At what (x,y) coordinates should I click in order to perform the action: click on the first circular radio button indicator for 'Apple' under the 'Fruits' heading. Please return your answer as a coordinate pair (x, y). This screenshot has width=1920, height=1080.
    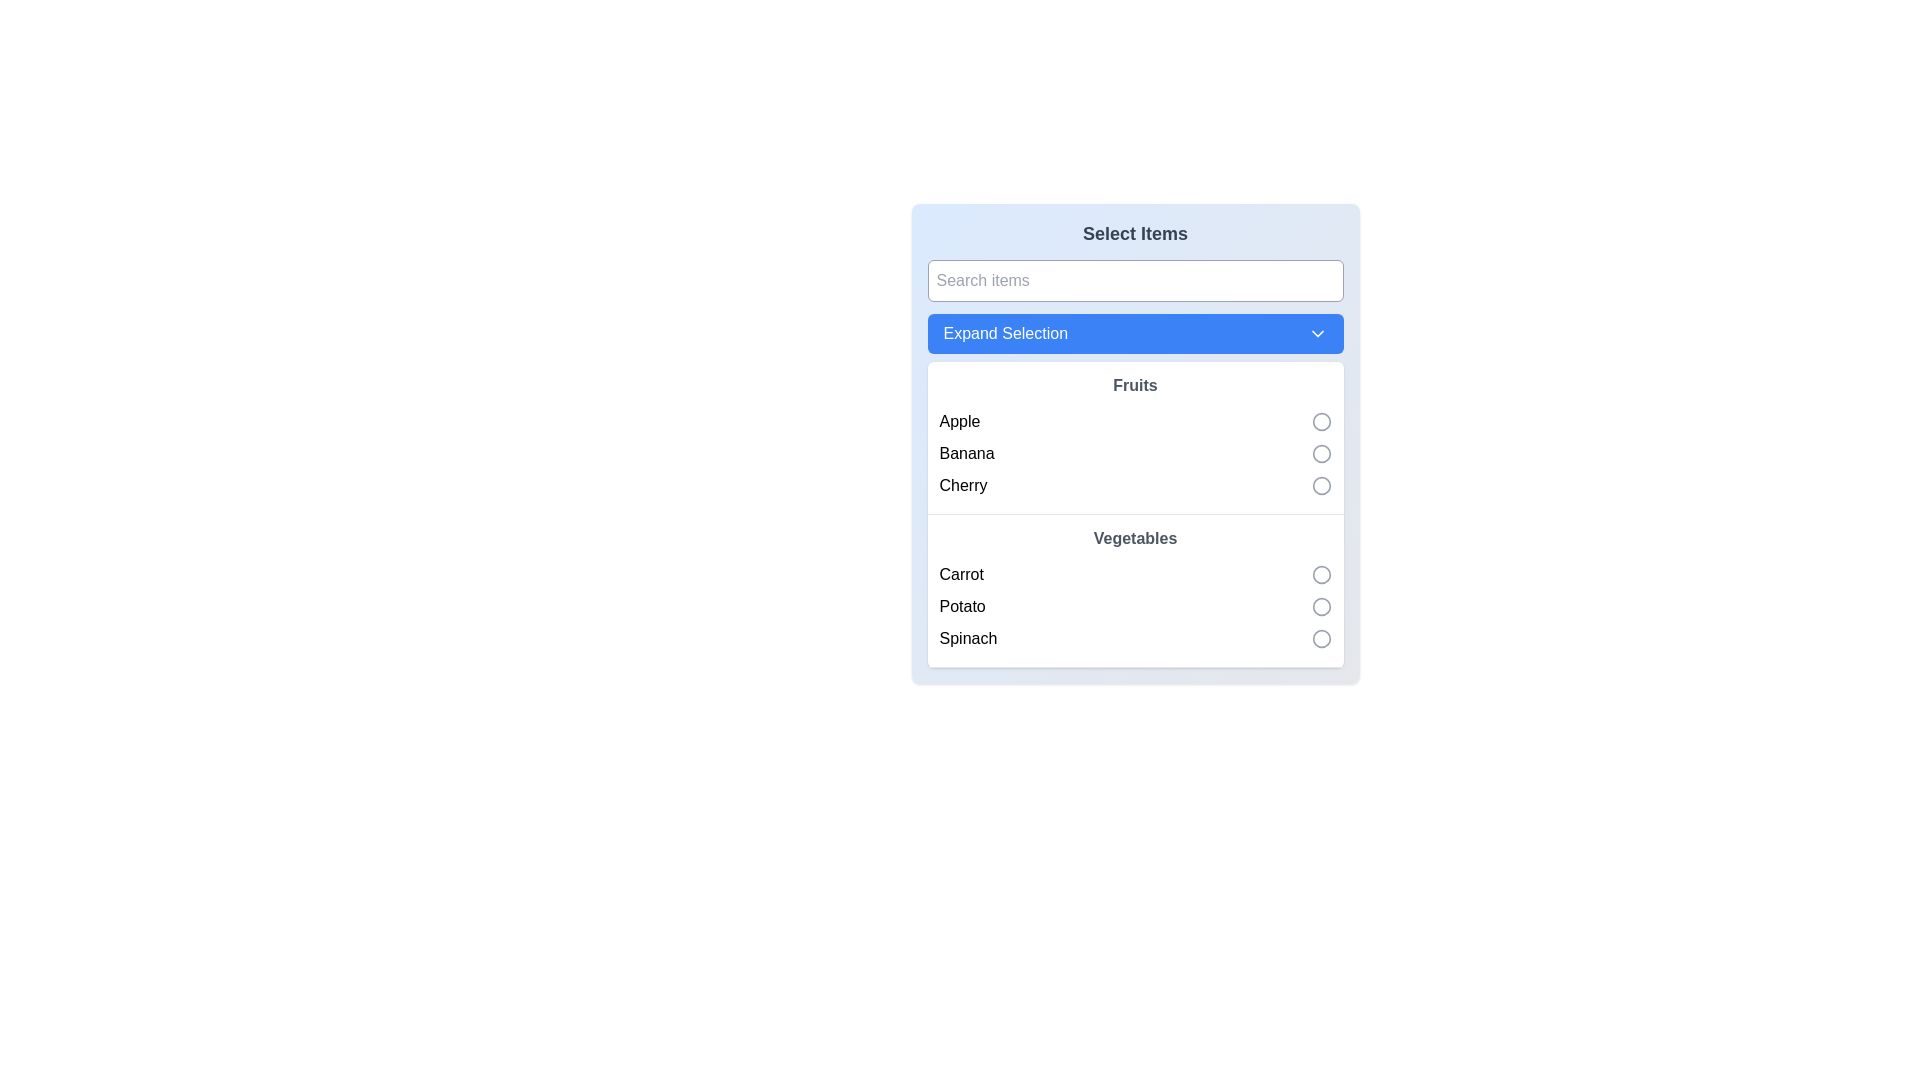
    Looking at the image, I should click on (1321, 420).